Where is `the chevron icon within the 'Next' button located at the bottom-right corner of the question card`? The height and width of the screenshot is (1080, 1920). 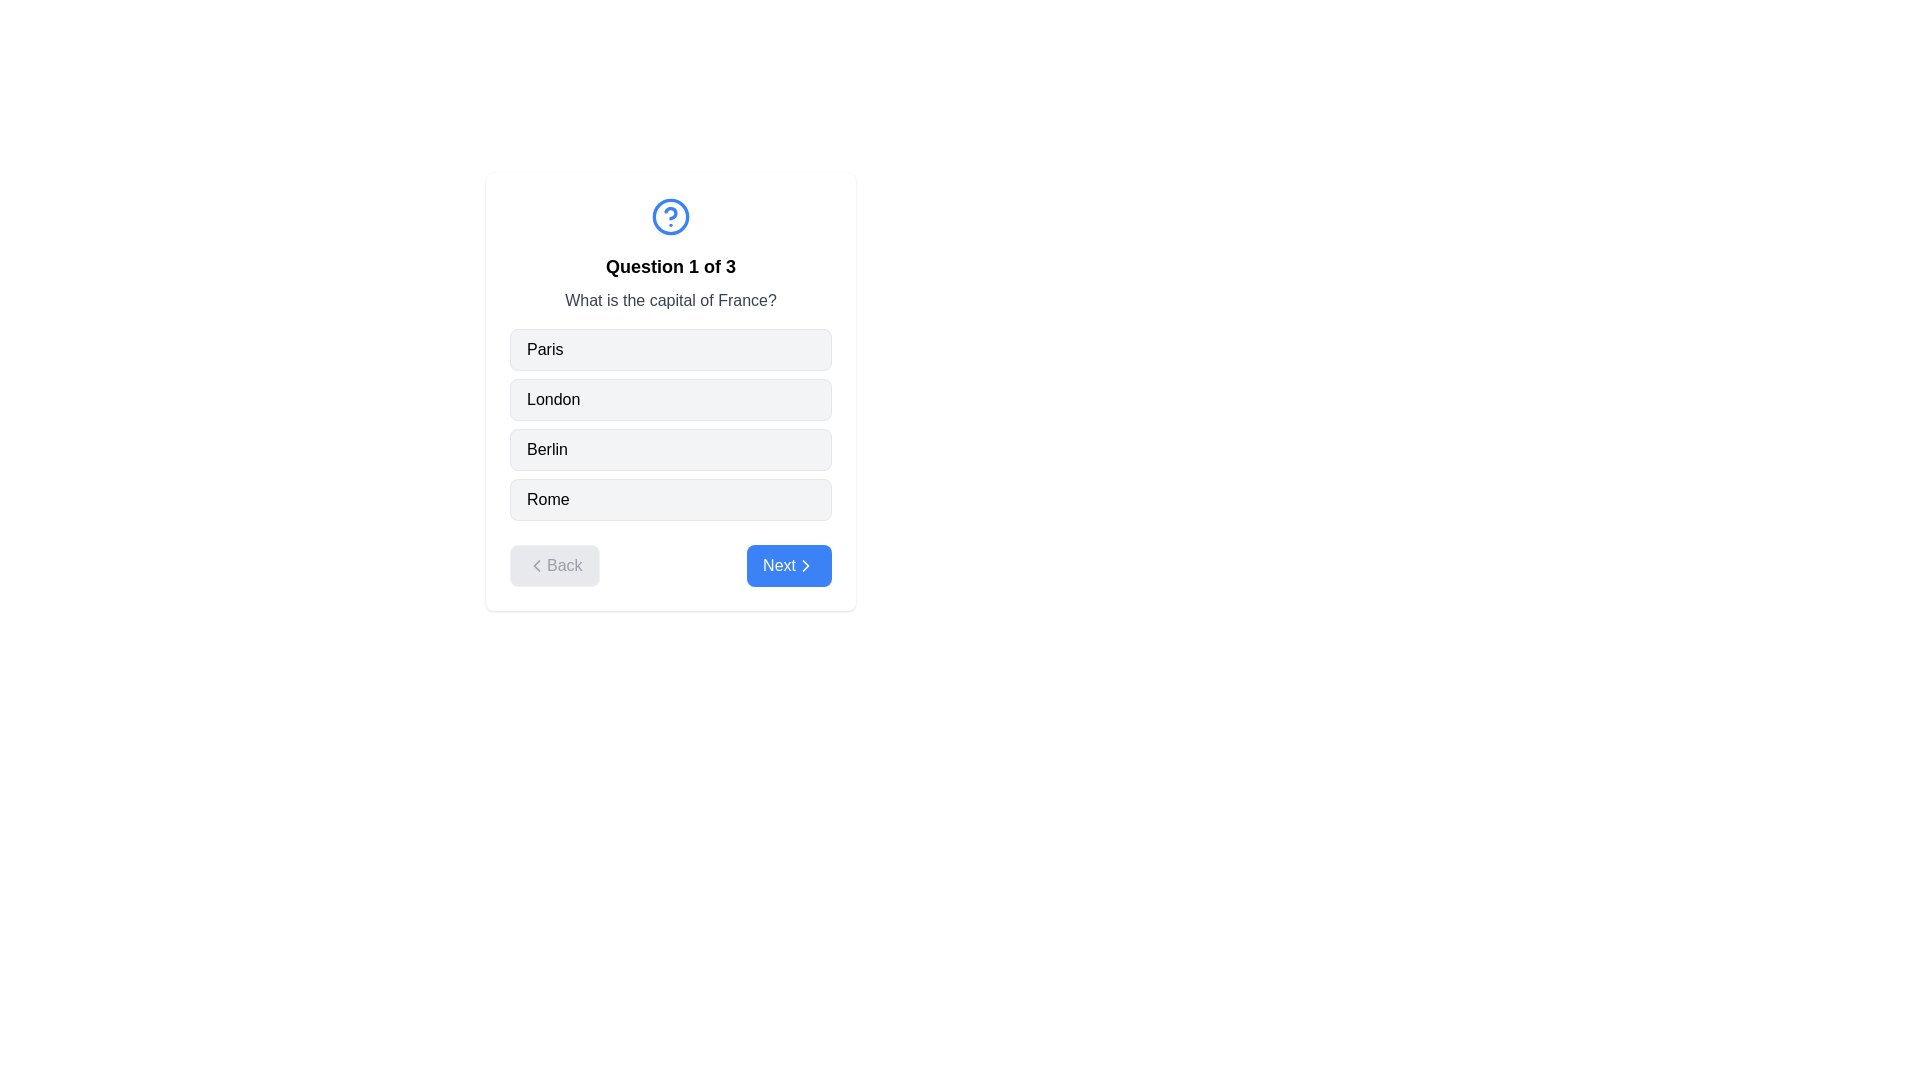
the chevron icon within the 'Next' button located at the bottom-right corner of the question card is located at coordinates (806, 566).